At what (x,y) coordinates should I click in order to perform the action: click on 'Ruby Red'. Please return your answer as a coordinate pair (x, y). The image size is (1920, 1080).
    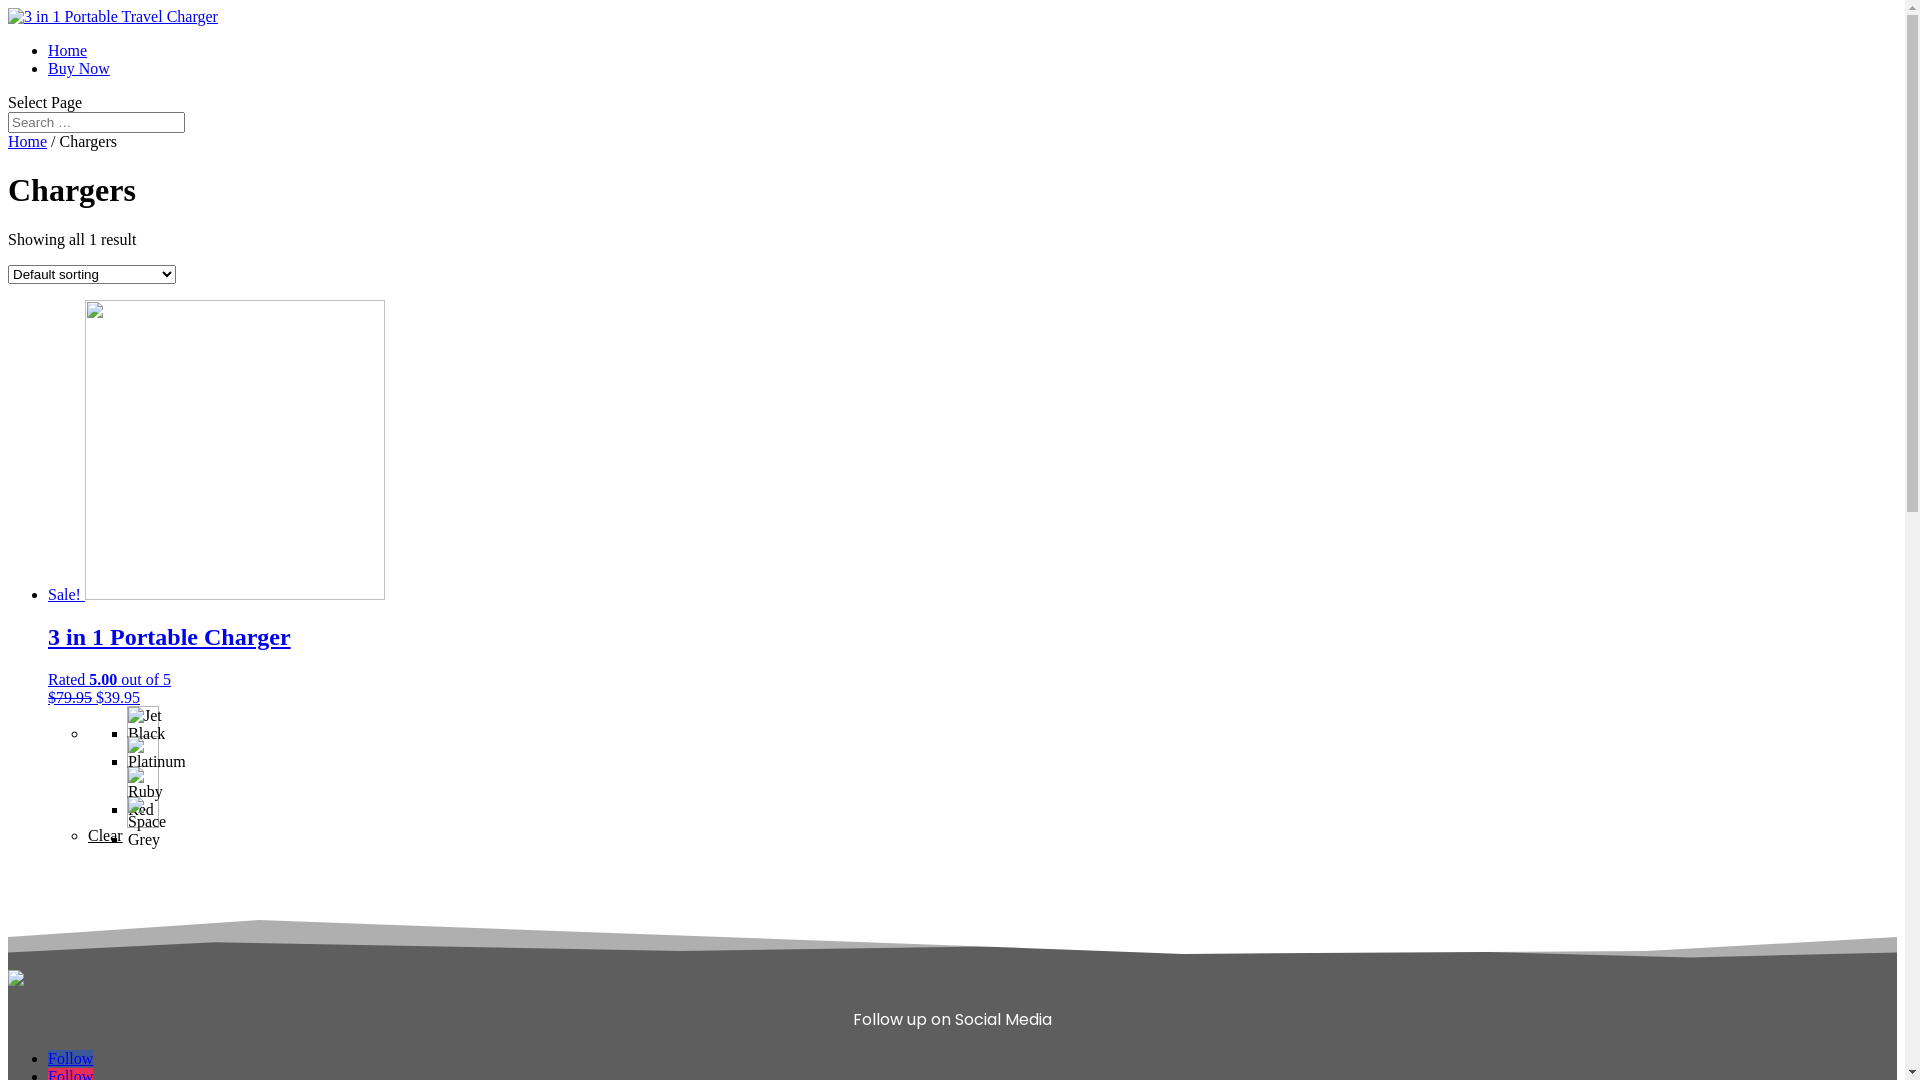
    Looking at the image, I should click on (142, 781).